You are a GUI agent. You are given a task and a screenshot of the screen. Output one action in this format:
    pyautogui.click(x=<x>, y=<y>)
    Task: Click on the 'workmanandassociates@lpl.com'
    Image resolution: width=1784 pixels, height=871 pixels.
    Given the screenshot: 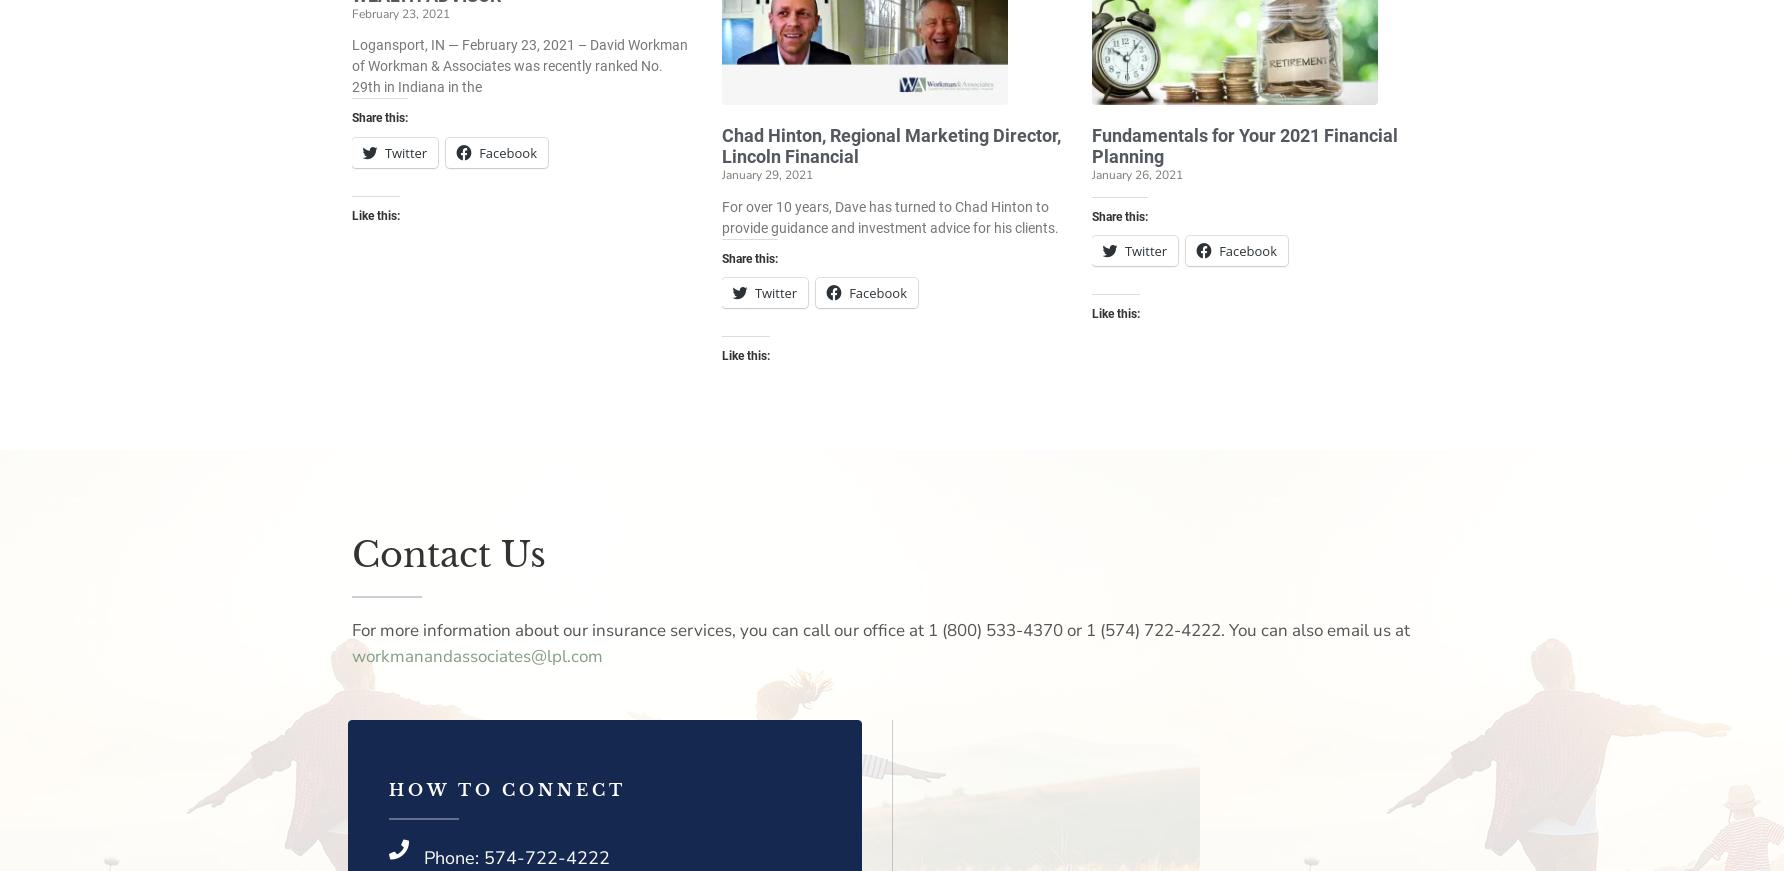 What is the action you would take?
    pyautogui.click(x=477, y=654)
    